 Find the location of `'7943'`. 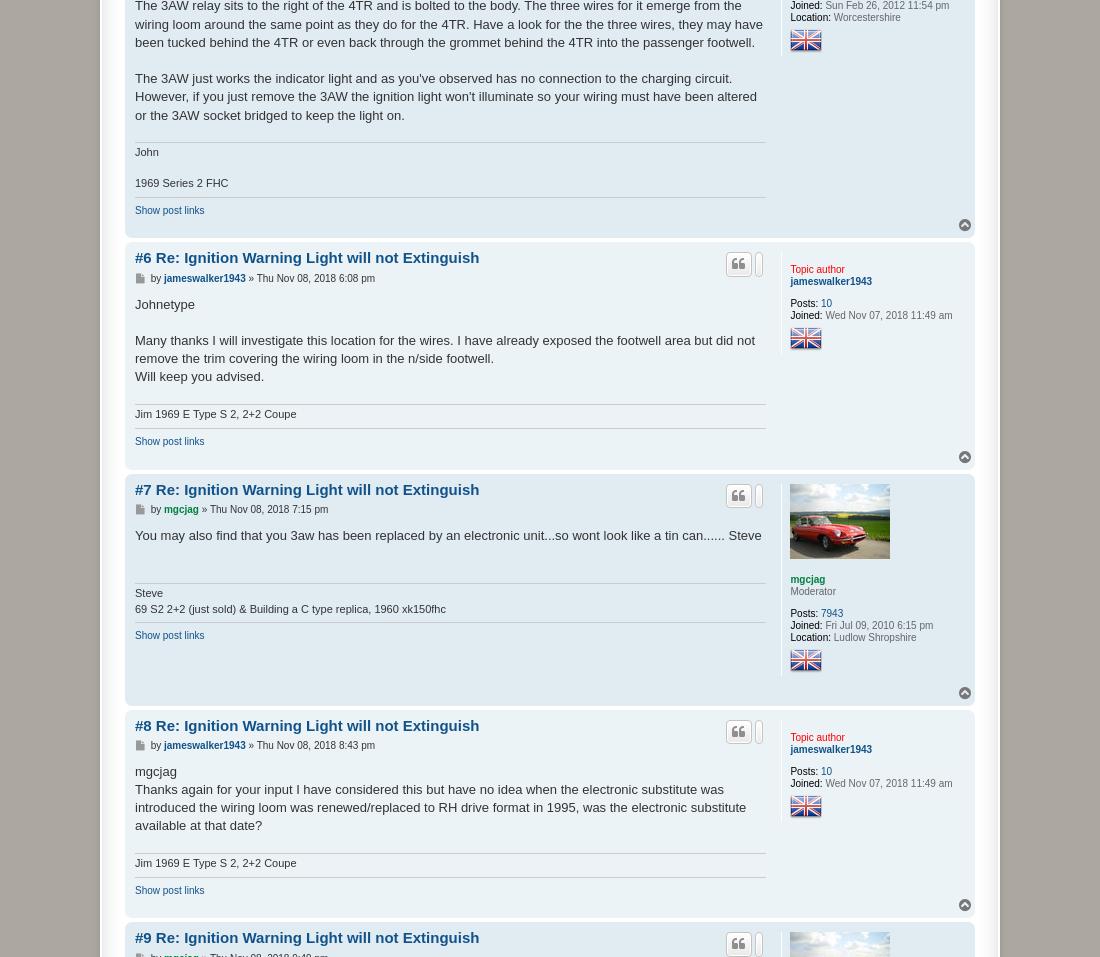

'7943' is located at coordinates (830, 611).